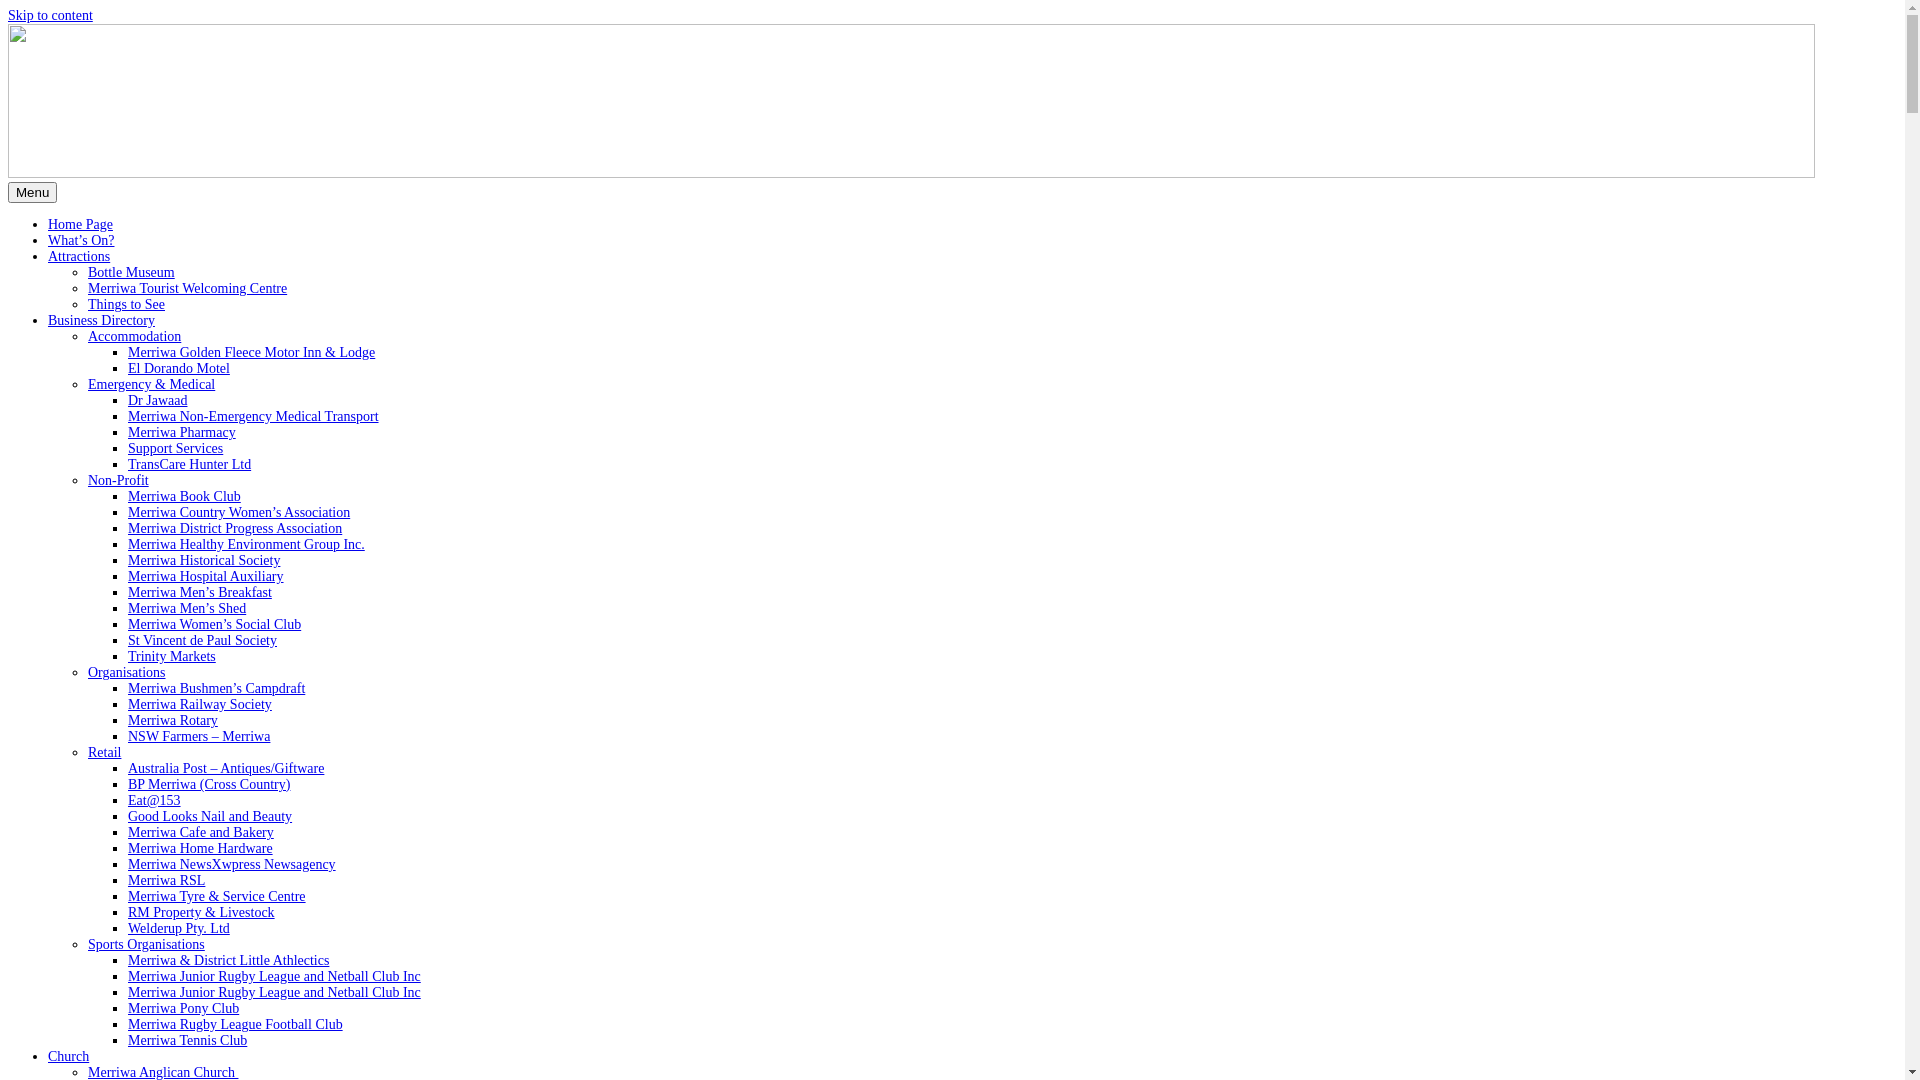 This screenshot has width=1920, height=1080. I want to click on 'TransCare Hunter Ltd', so click(189, 464).